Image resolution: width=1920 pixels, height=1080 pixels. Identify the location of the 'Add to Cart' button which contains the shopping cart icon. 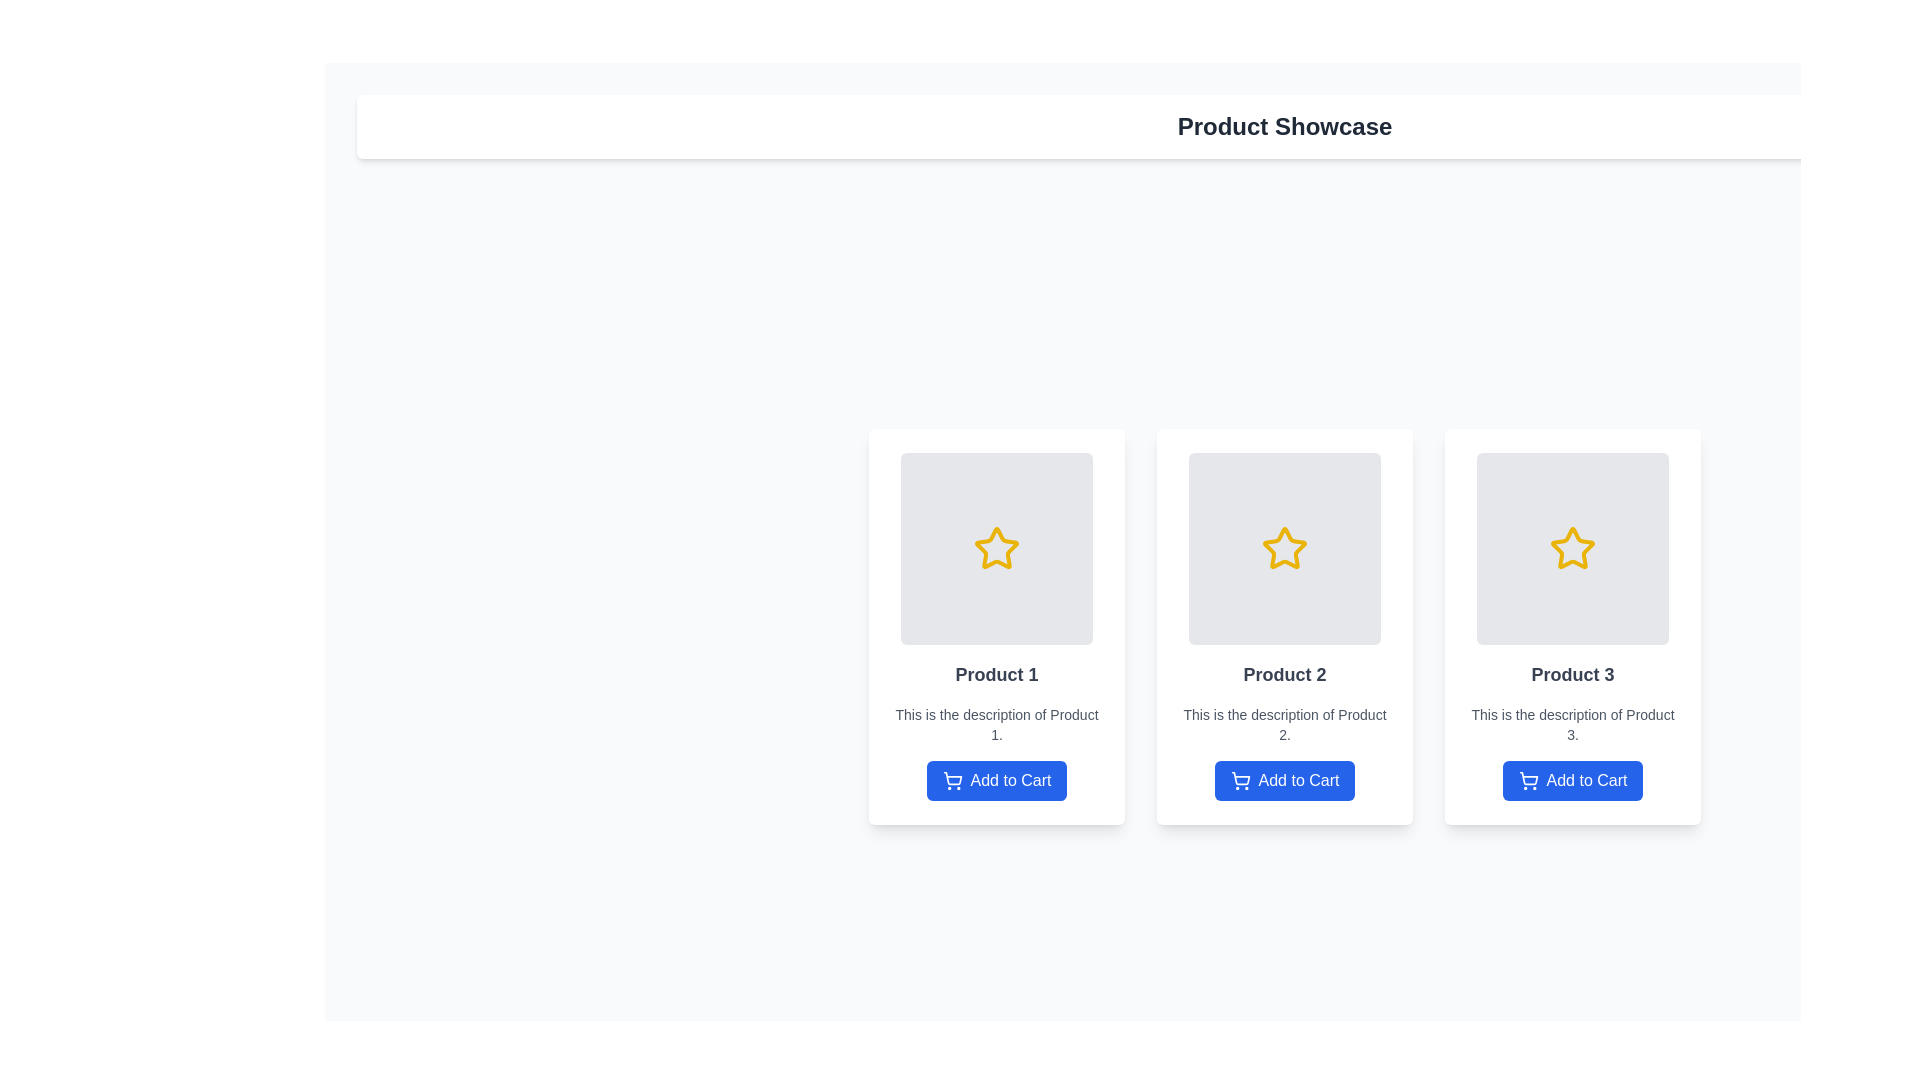
(951, 779).